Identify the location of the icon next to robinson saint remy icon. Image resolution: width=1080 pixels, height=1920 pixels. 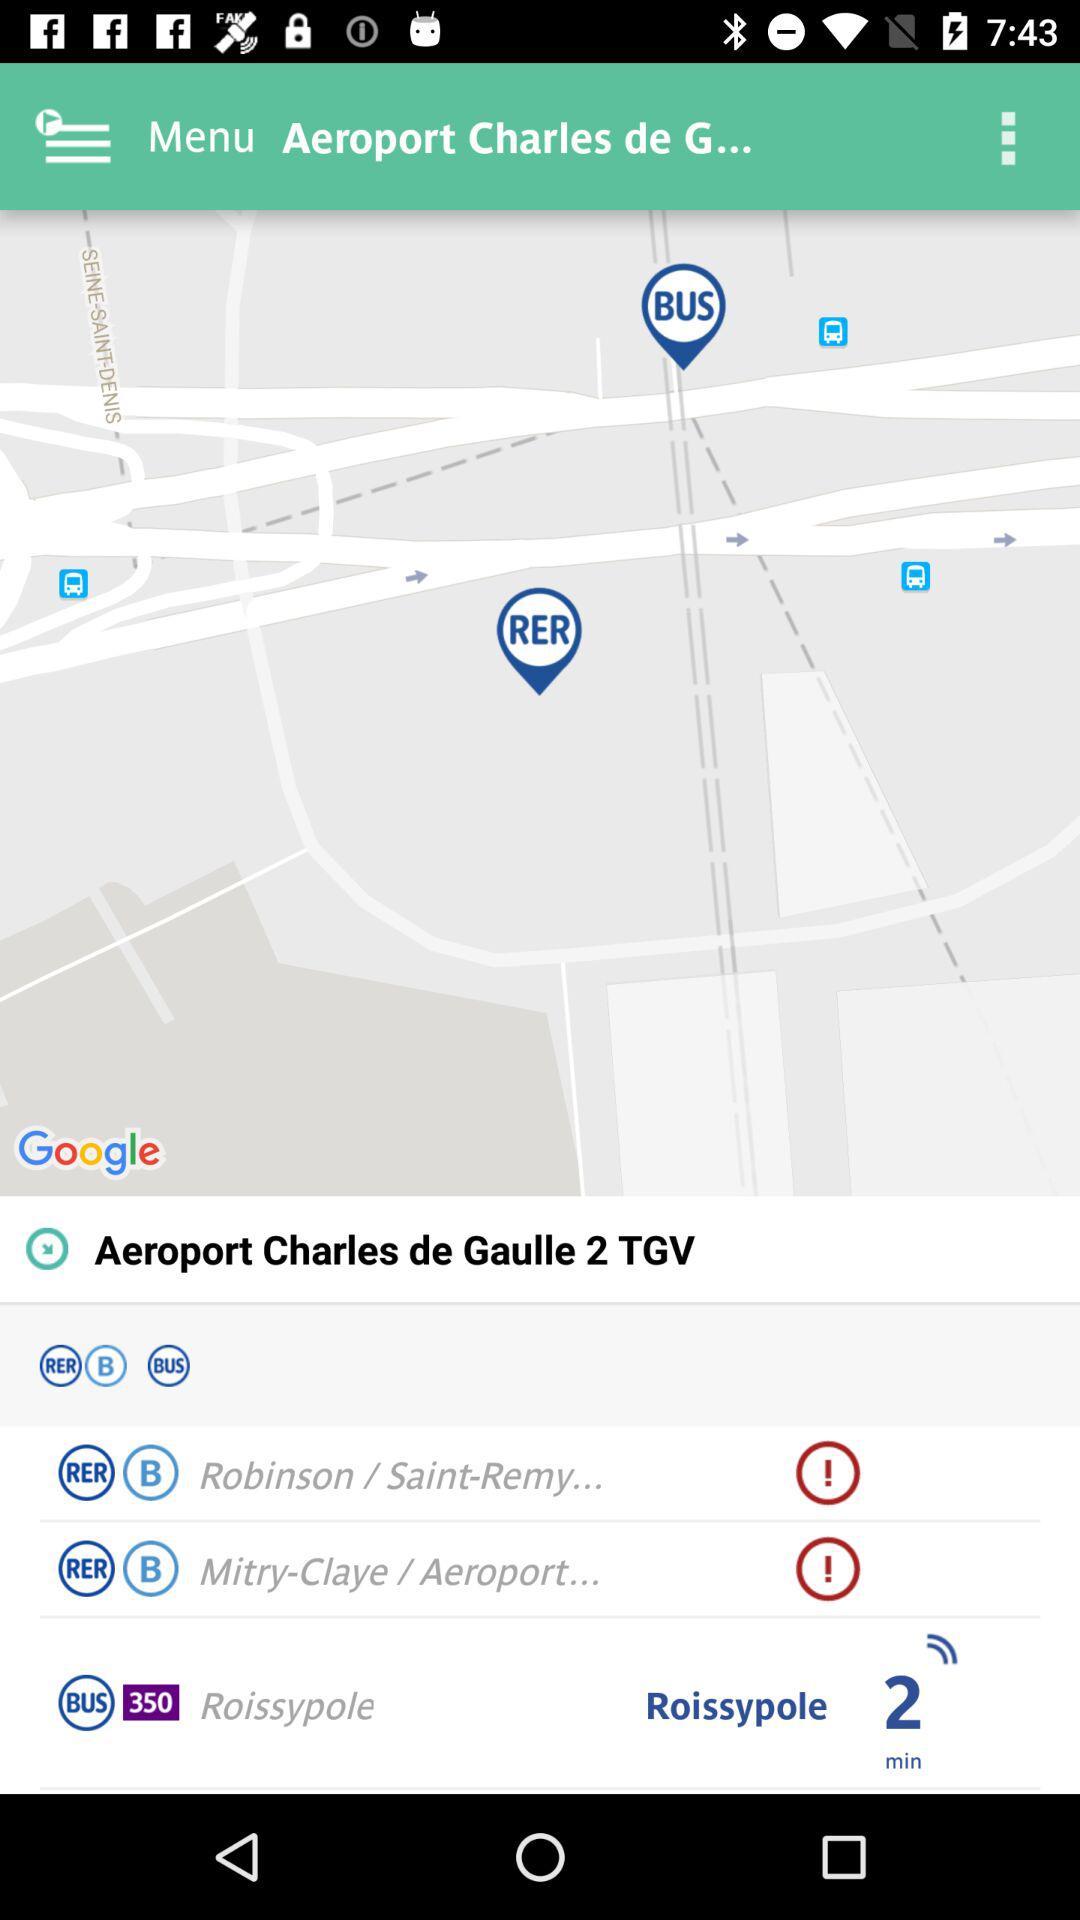
(828, 1473).